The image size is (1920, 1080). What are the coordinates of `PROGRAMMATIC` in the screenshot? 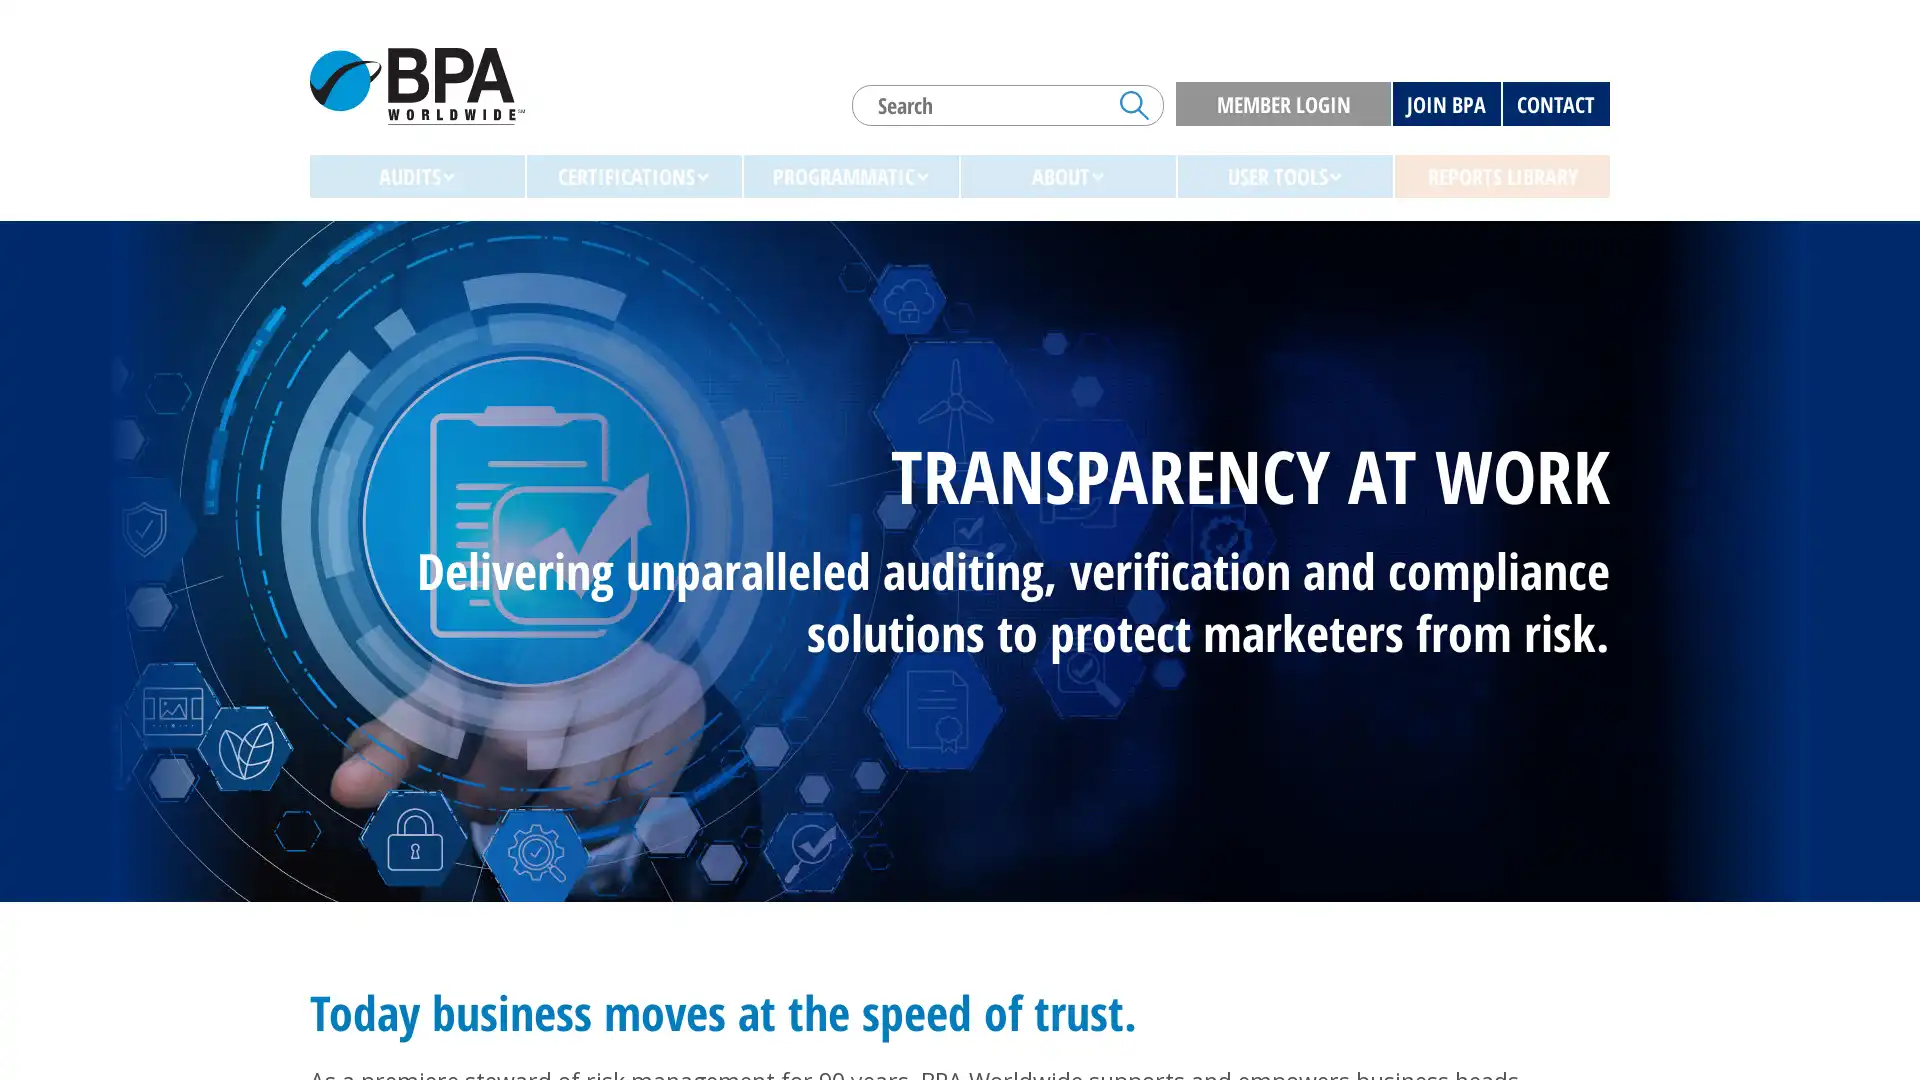 It's located at (851, 175).